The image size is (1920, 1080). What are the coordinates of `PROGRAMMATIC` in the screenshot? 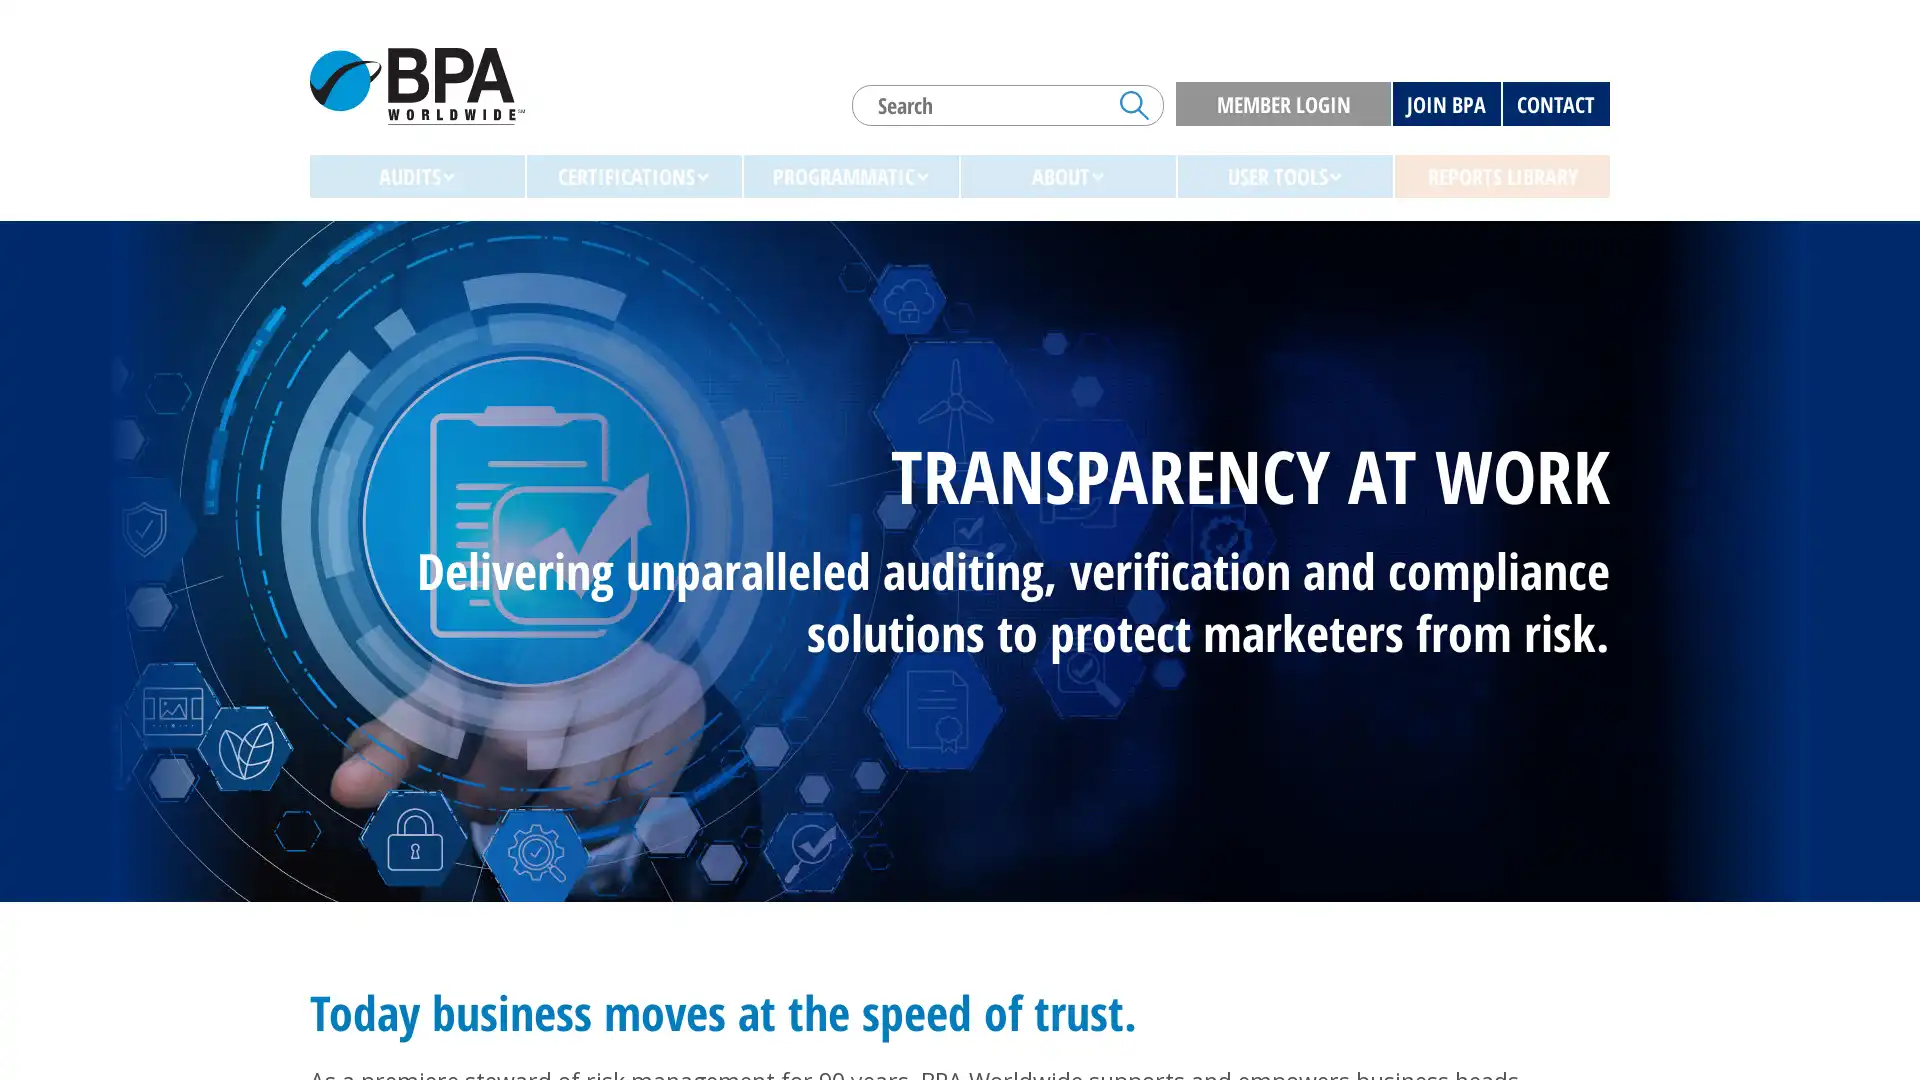 It's located at (851, 175).